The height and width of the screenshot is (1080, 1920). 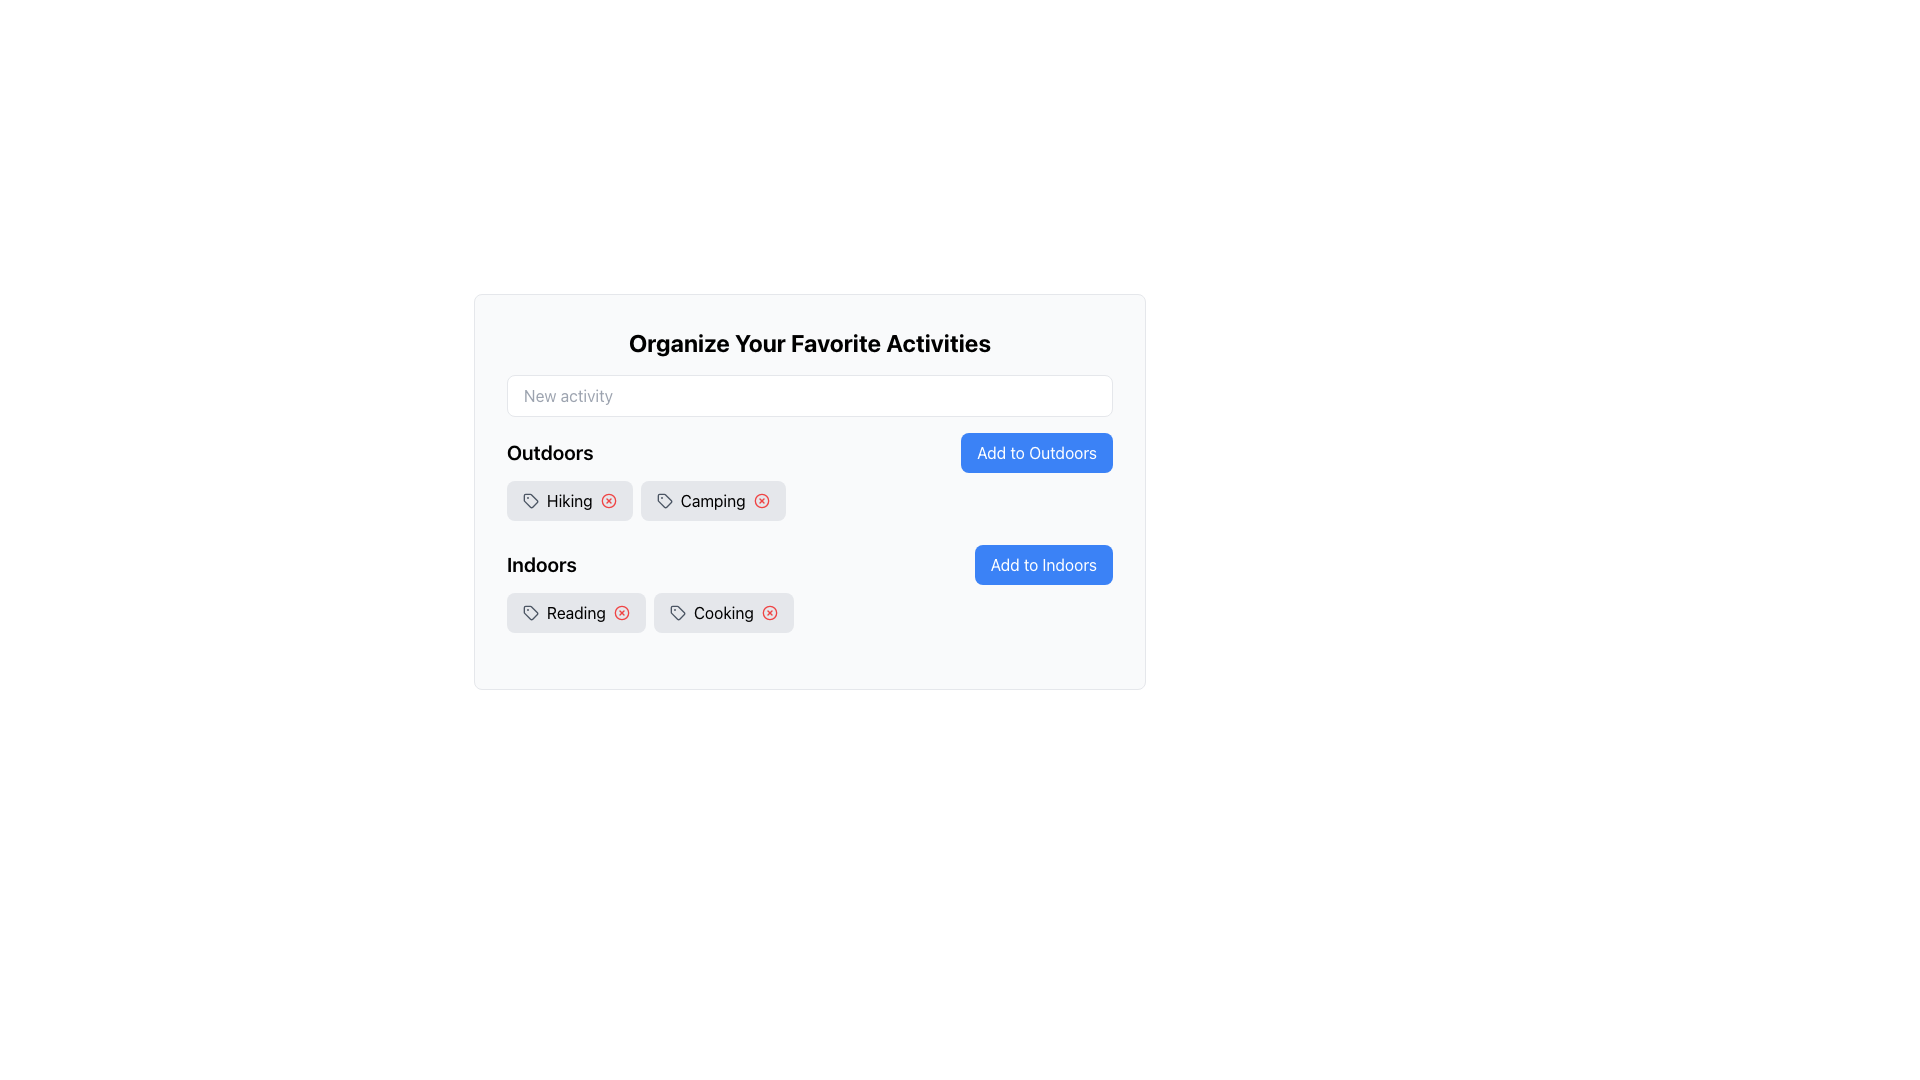 I want to click on the circular indicator element associated with the 'Hiking' tag, located adjacent to the 'Hiking' tag in the 'Outdoors' category, so click(x=607, y=500).